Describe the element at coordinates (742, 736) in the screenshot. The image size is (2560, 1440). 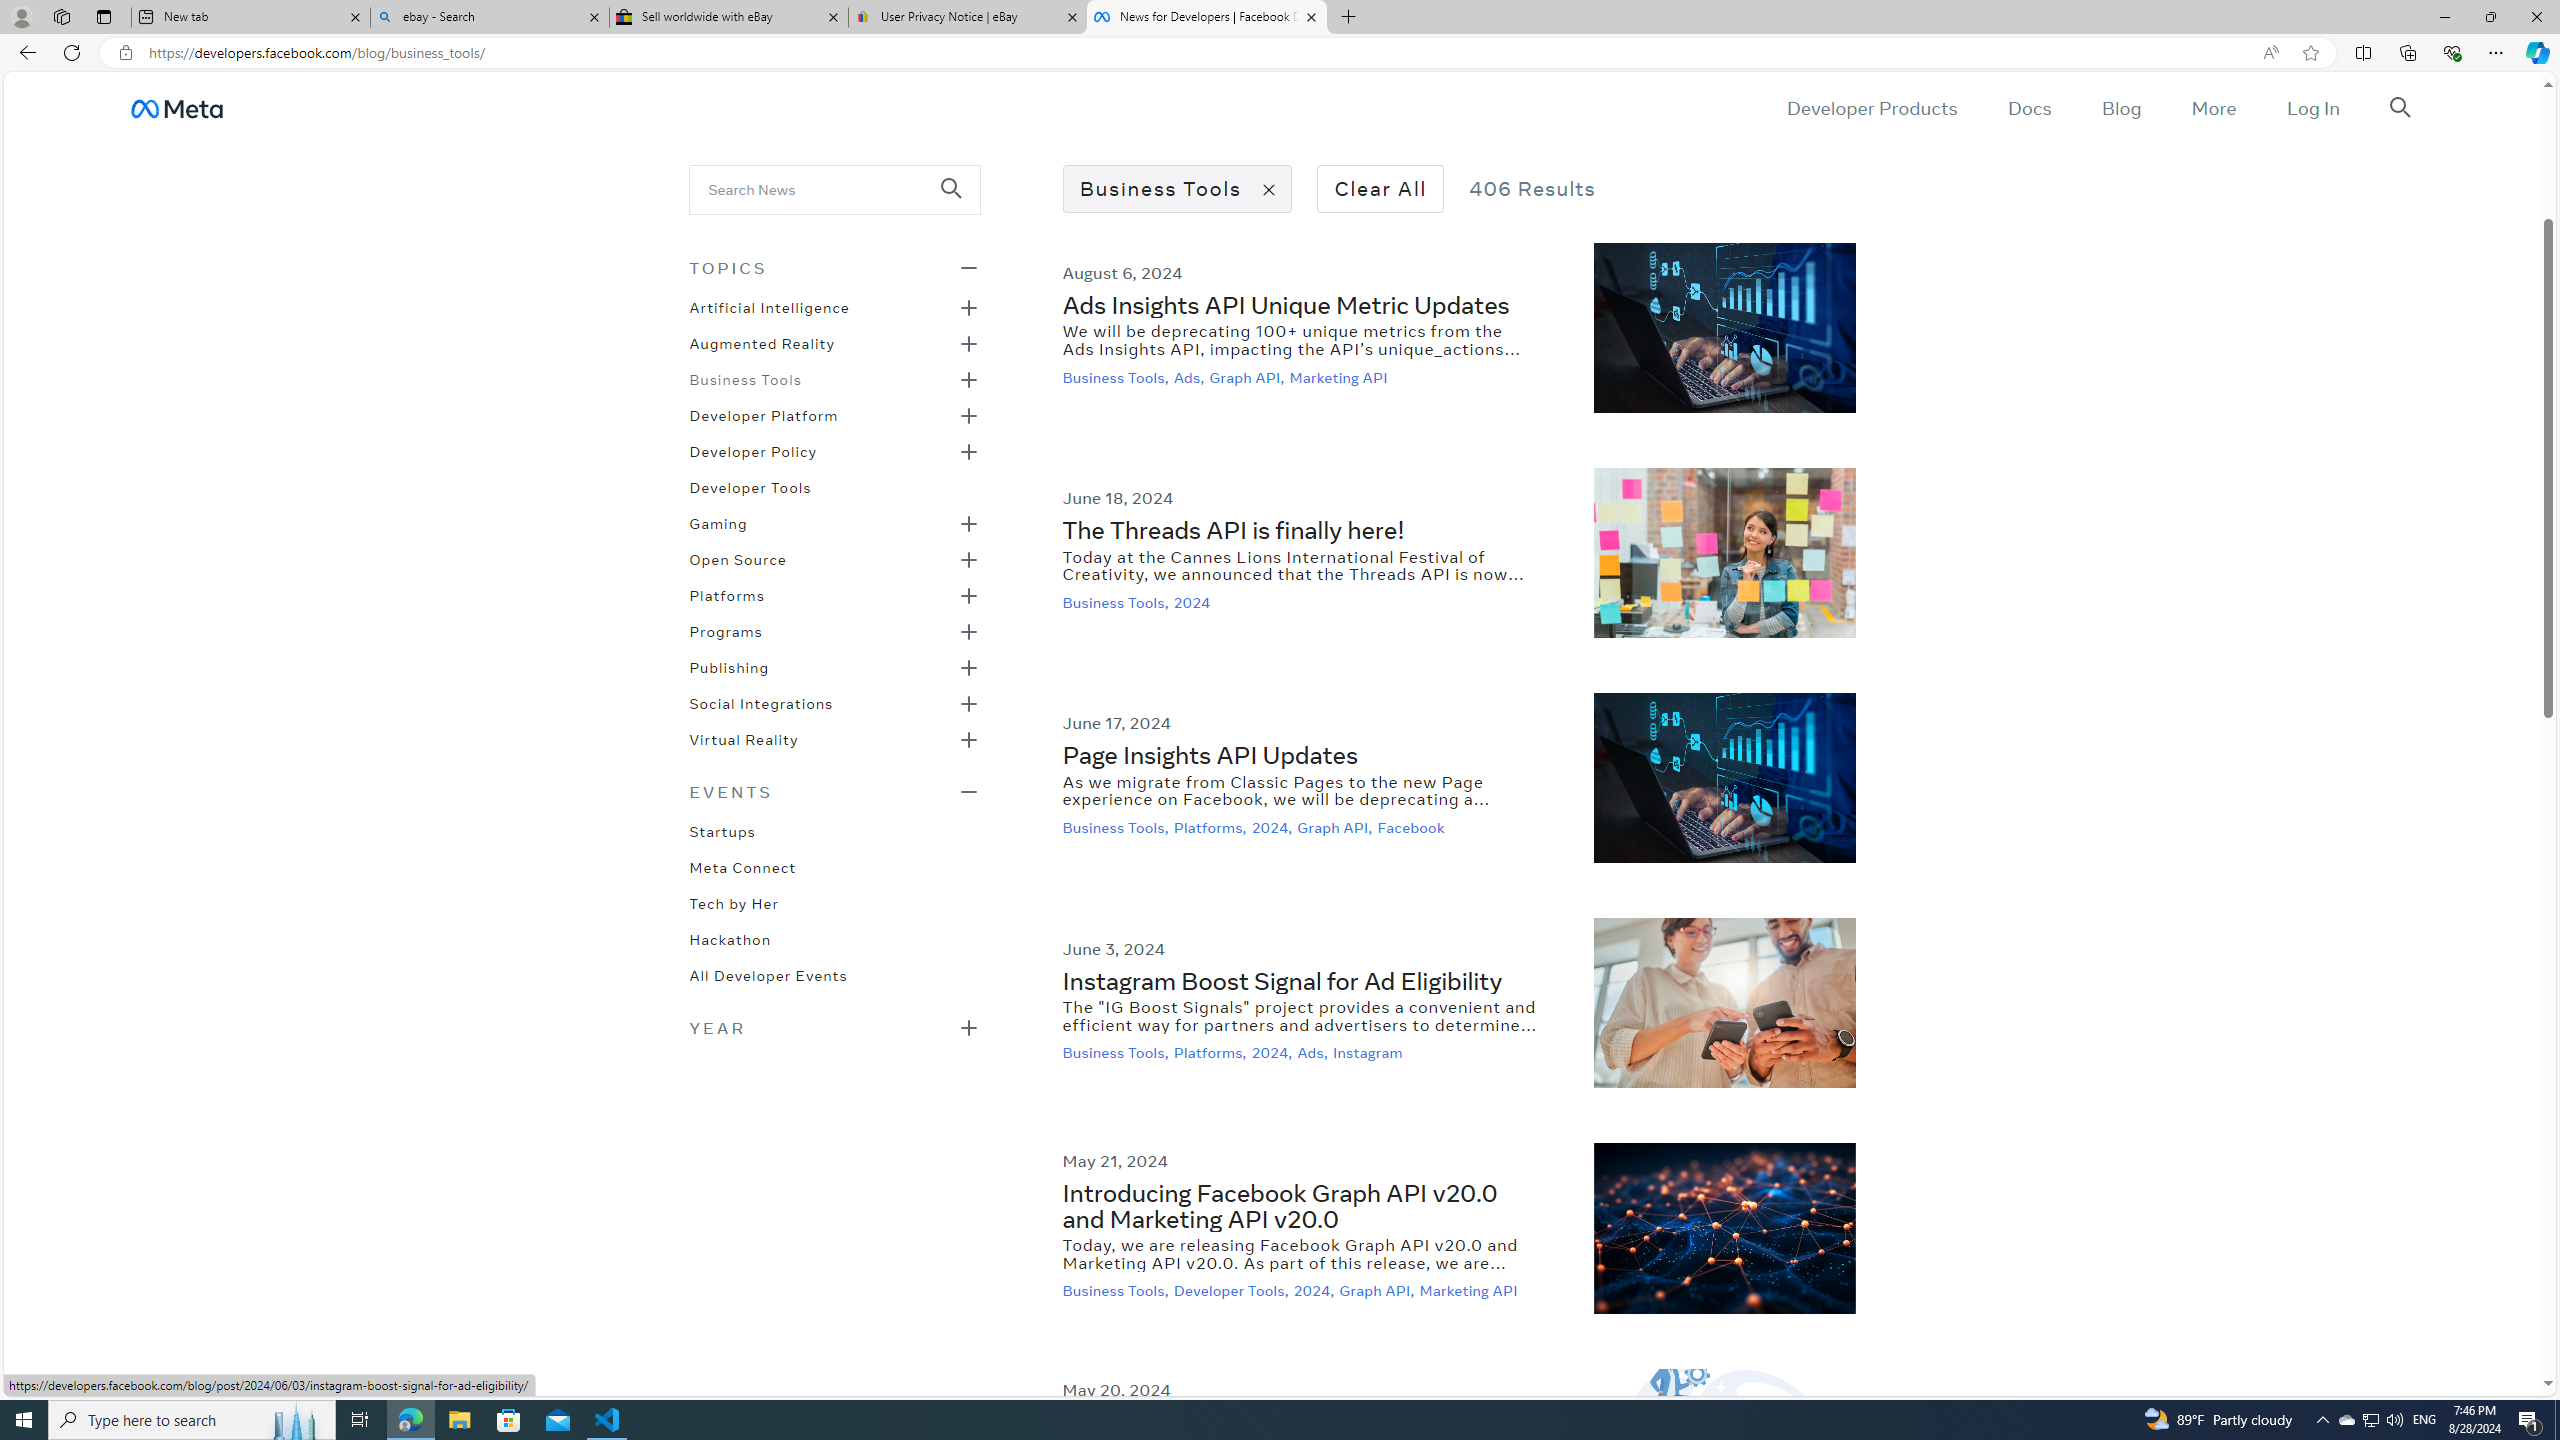
I see `'Virtual Reality'` at that location.